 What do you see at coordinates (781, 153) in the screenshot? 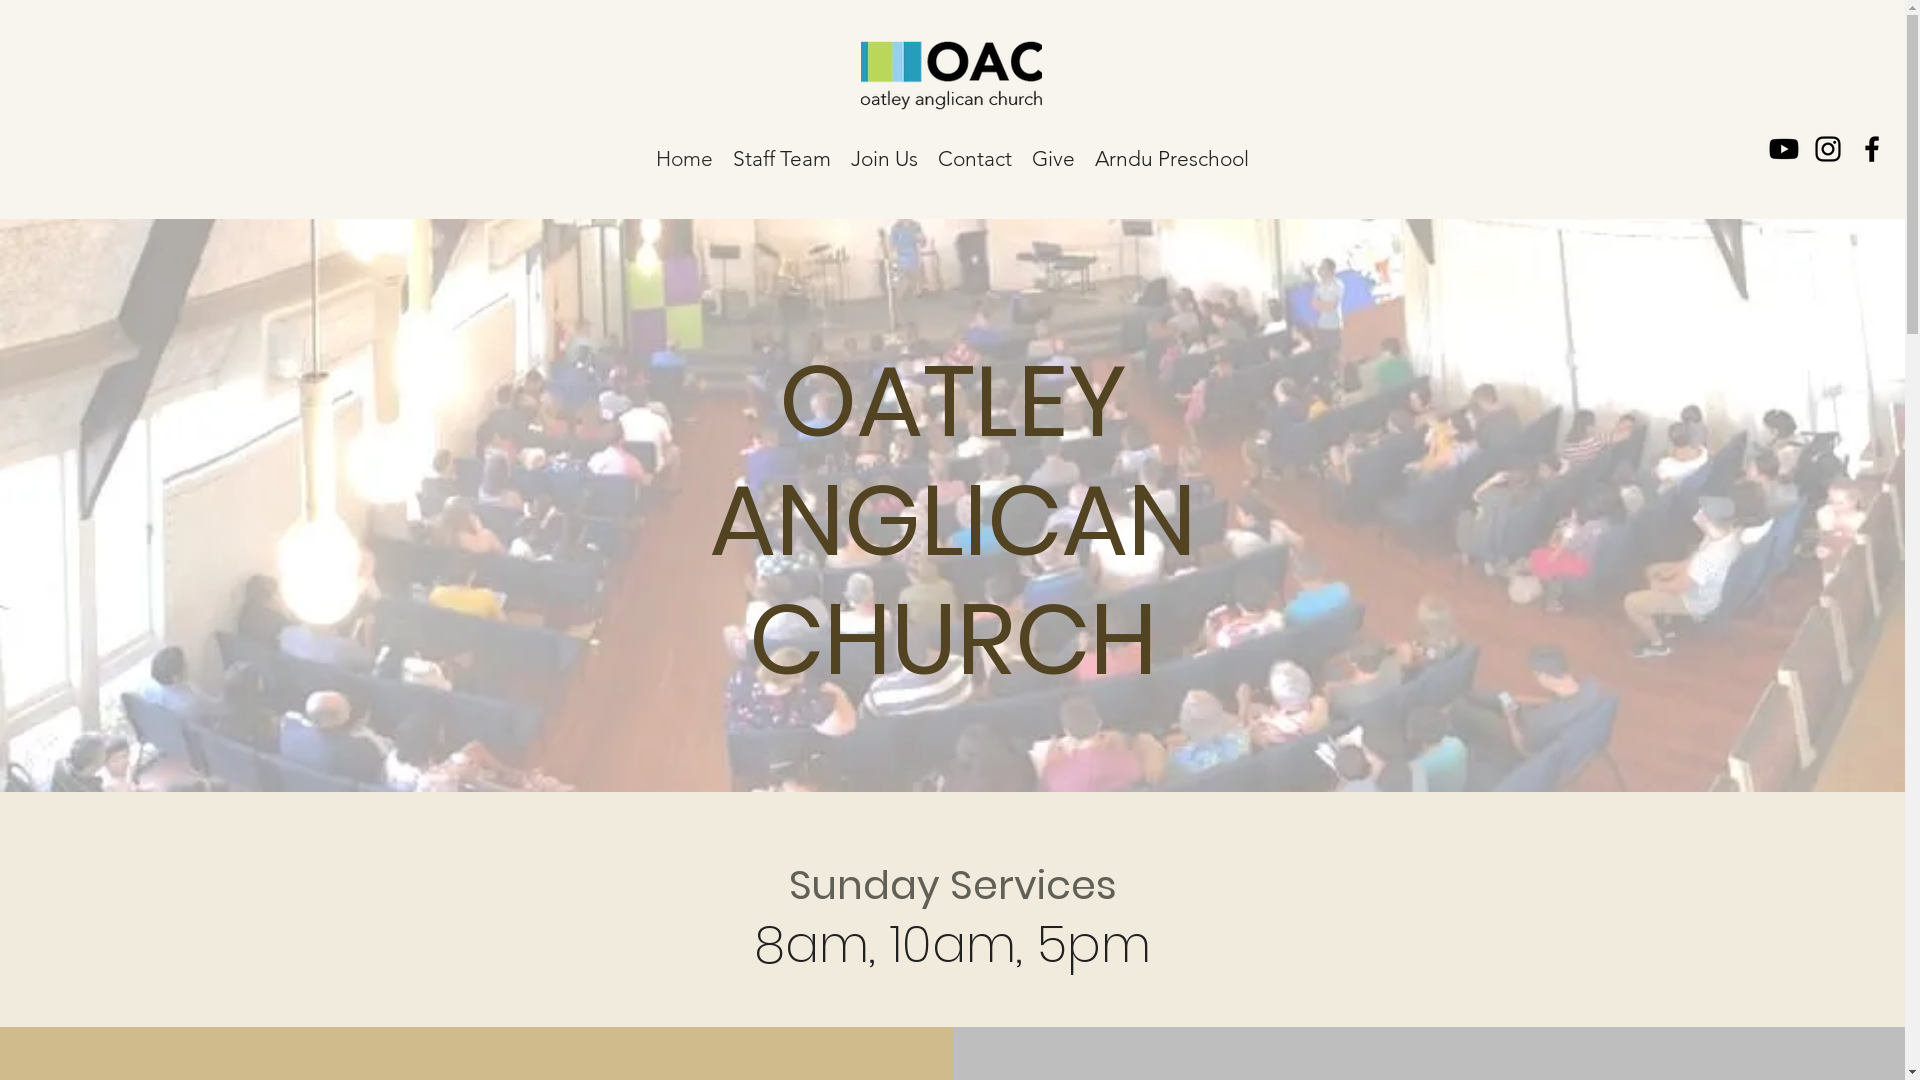
I see `'Staff Team'` at bounding box center [781, 153].